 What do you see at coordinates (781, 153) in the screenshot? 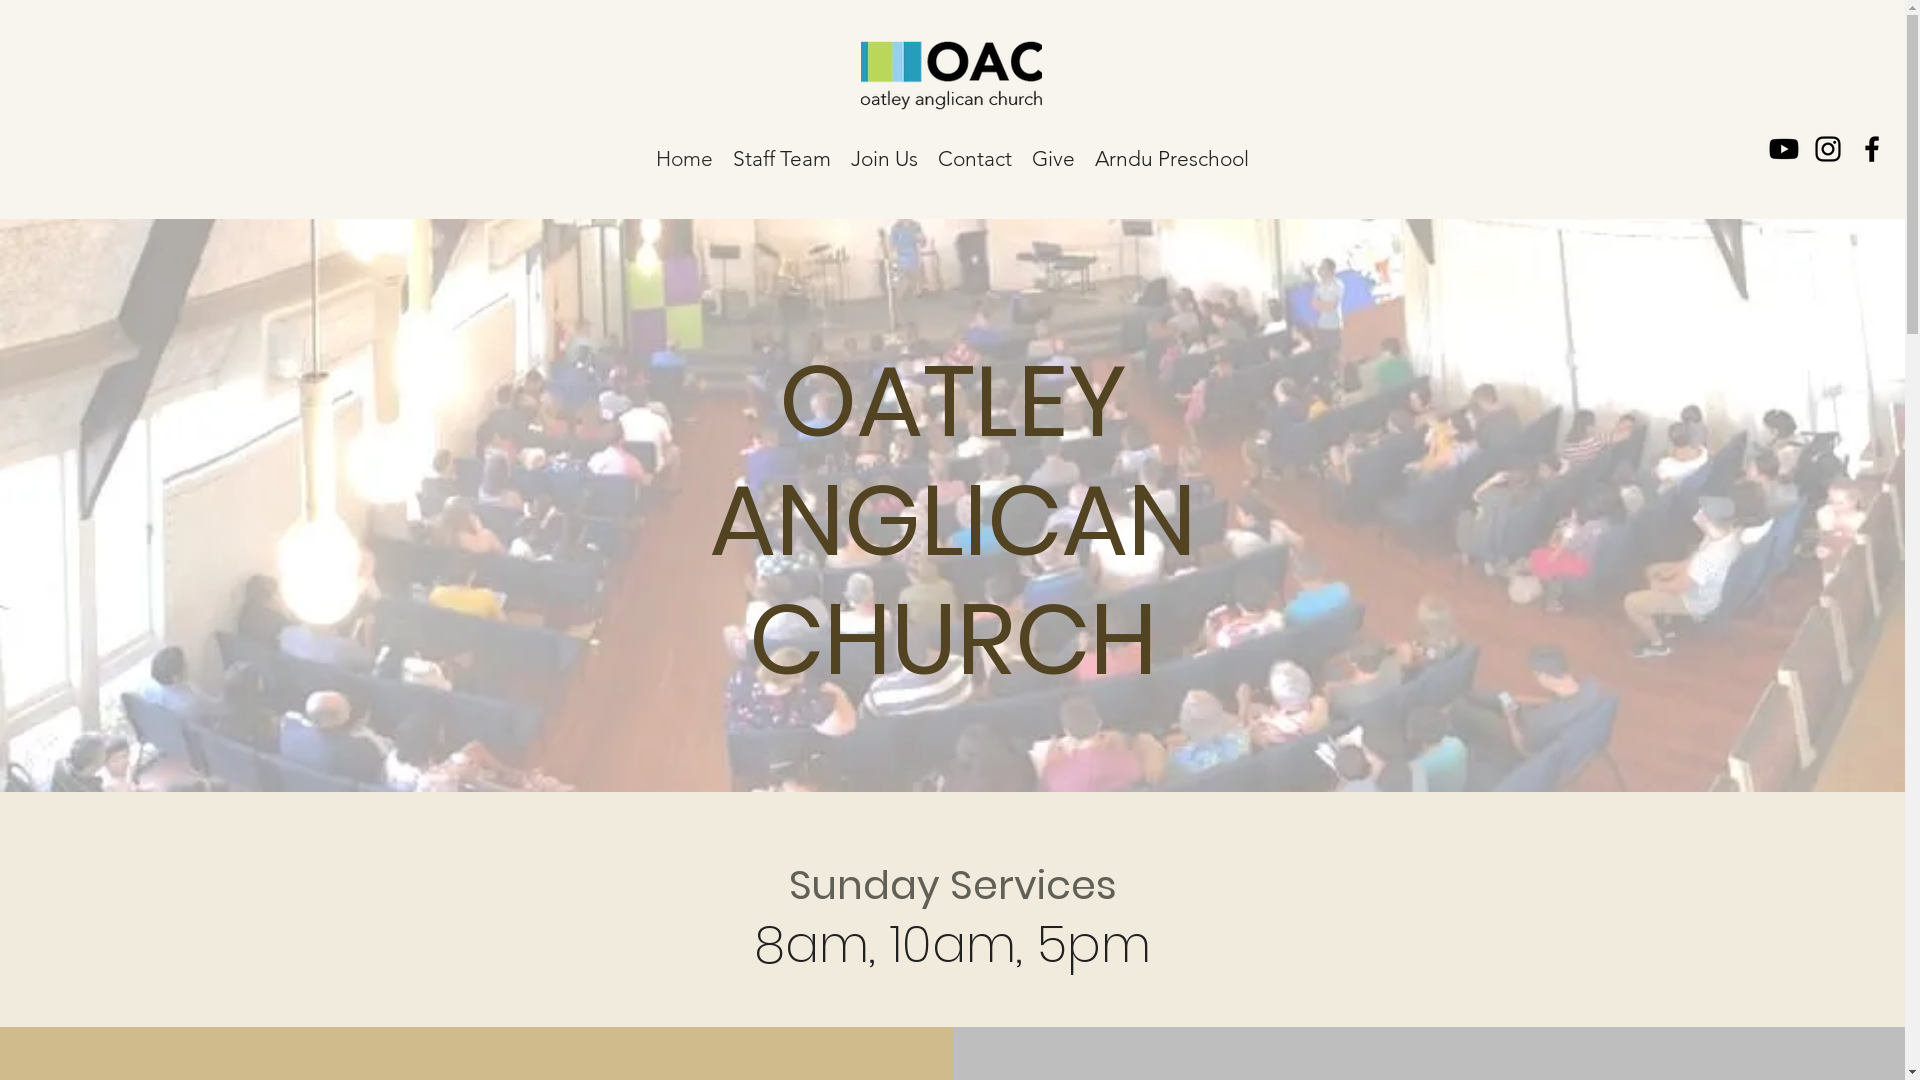
I see `'Staff Team'` at bounding box center [781, 153].